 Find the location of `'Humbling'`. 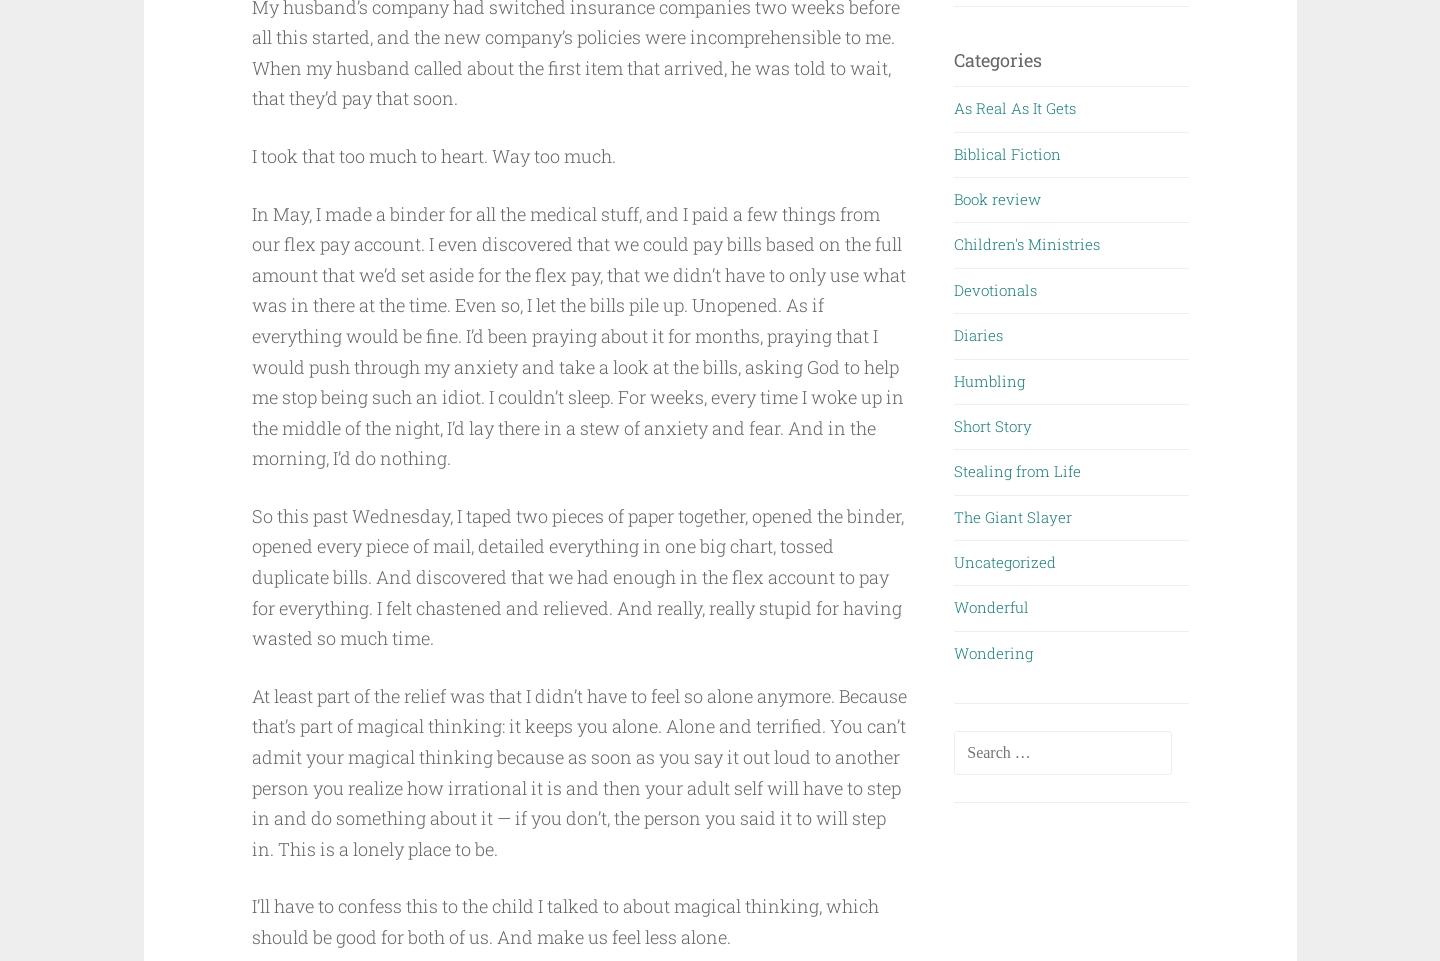

'Humbling' is located at coordinates (988, 379).